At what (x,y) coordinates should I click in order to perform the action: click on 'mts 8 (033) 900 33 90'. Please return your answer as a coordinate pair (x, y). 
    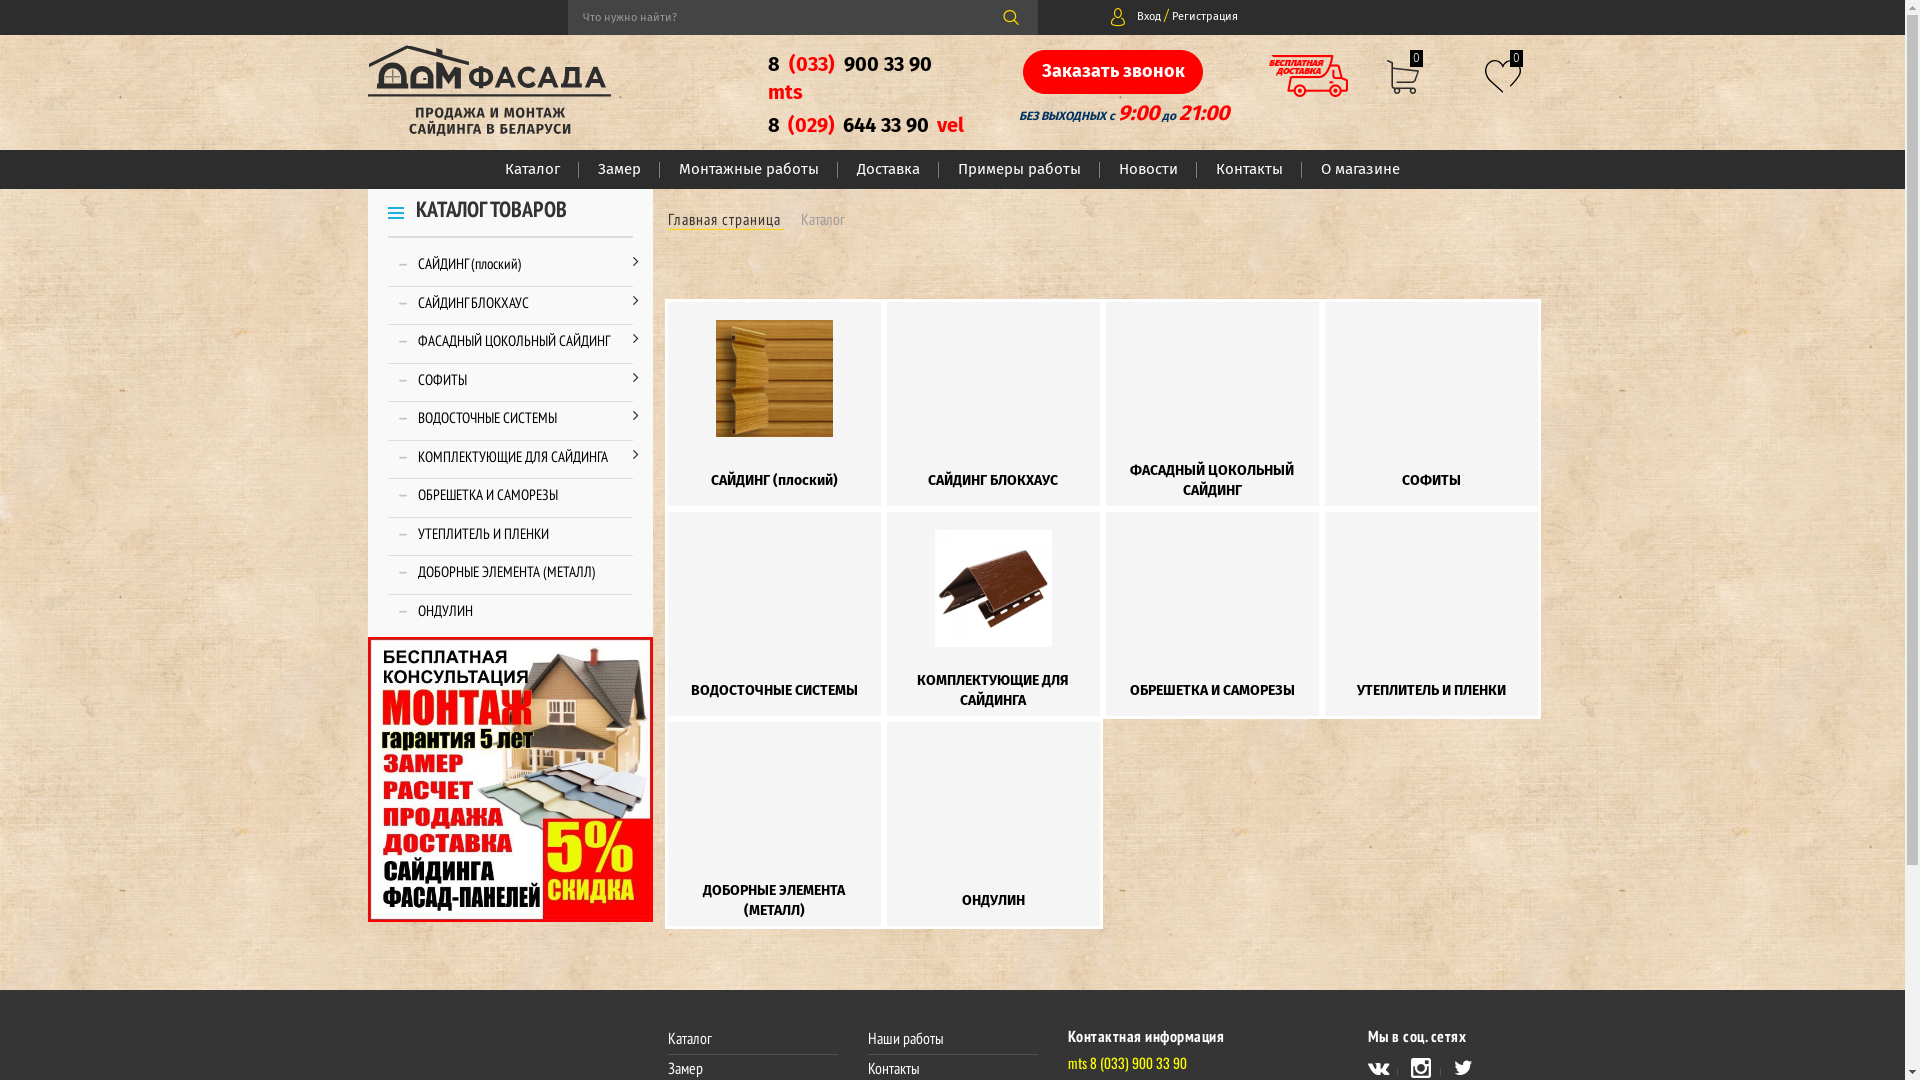
    Looking at the image, I should click on (1127, 1062).